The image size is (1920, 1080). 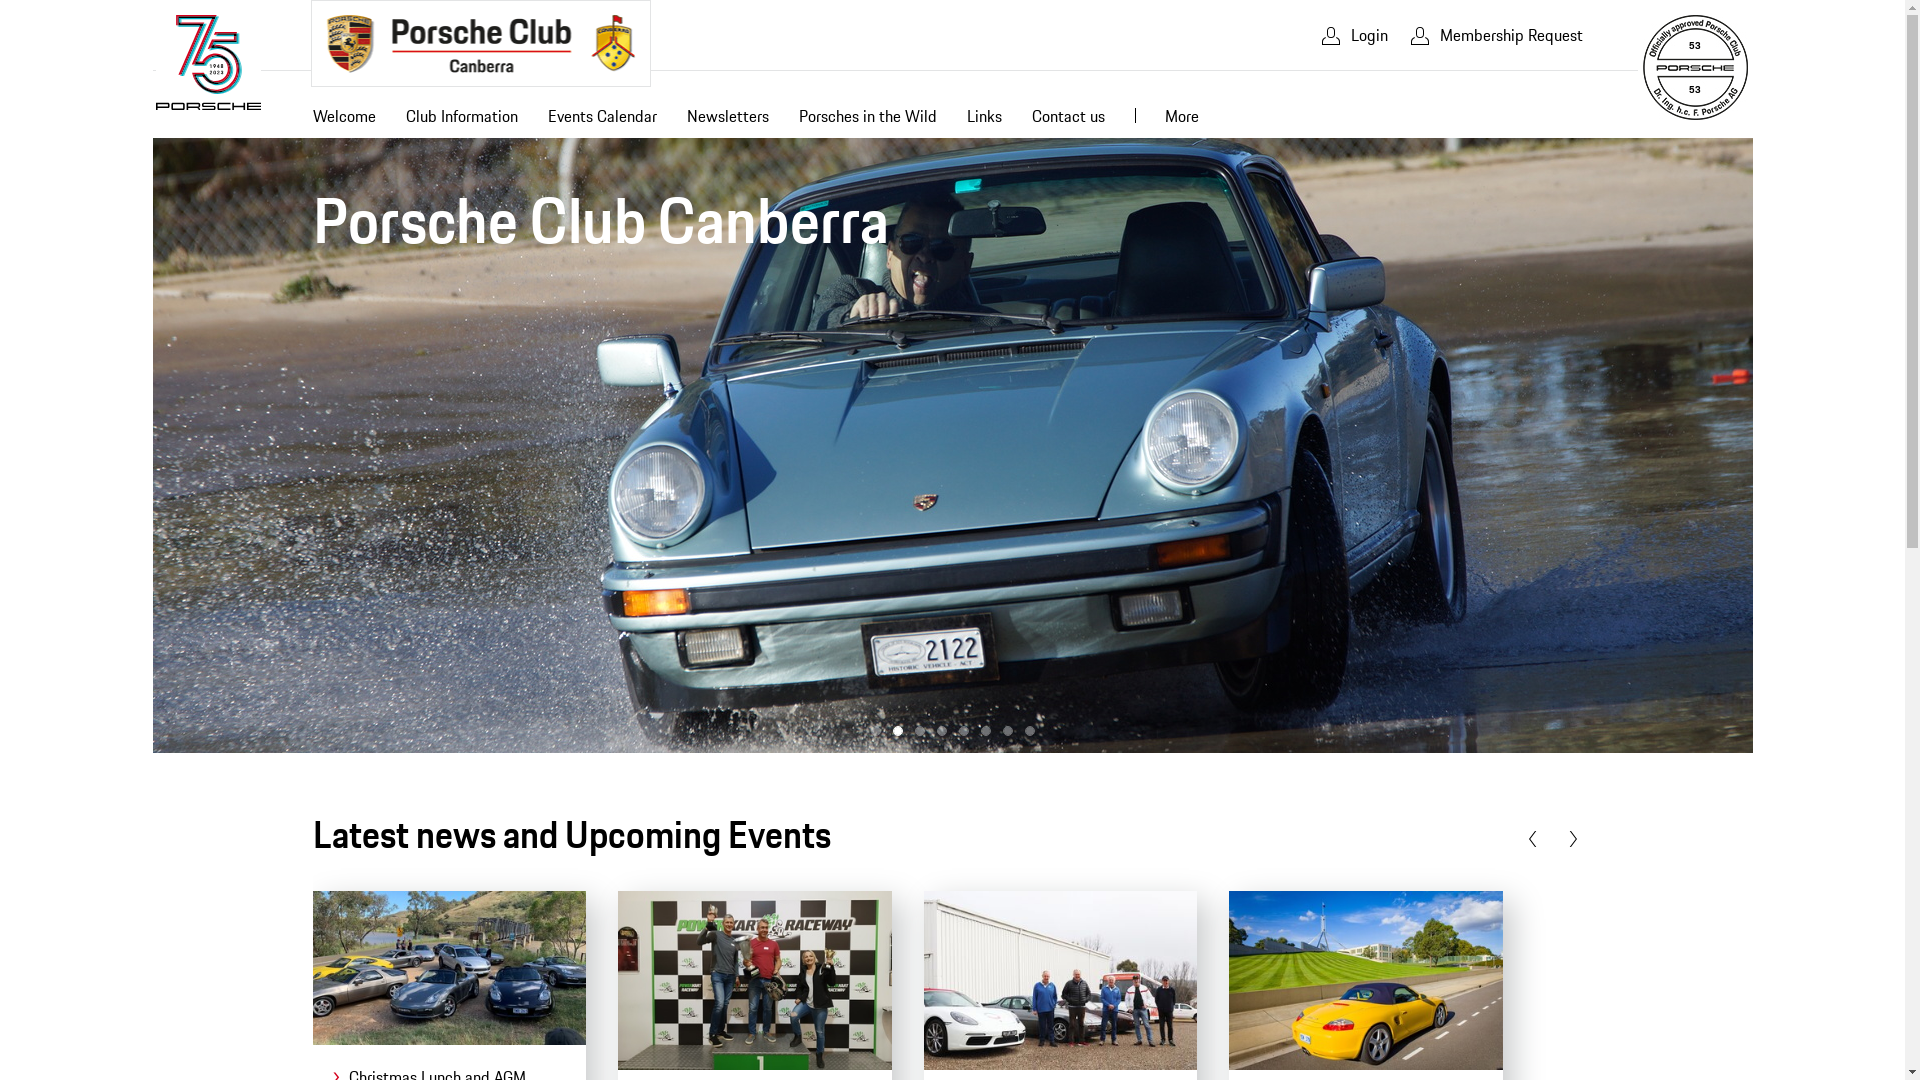 What do you see at coordinates (1641, 66) in the screenshot?
I see `'Officially approved Porsche Club 53'` at bounding box center [1641, 66].